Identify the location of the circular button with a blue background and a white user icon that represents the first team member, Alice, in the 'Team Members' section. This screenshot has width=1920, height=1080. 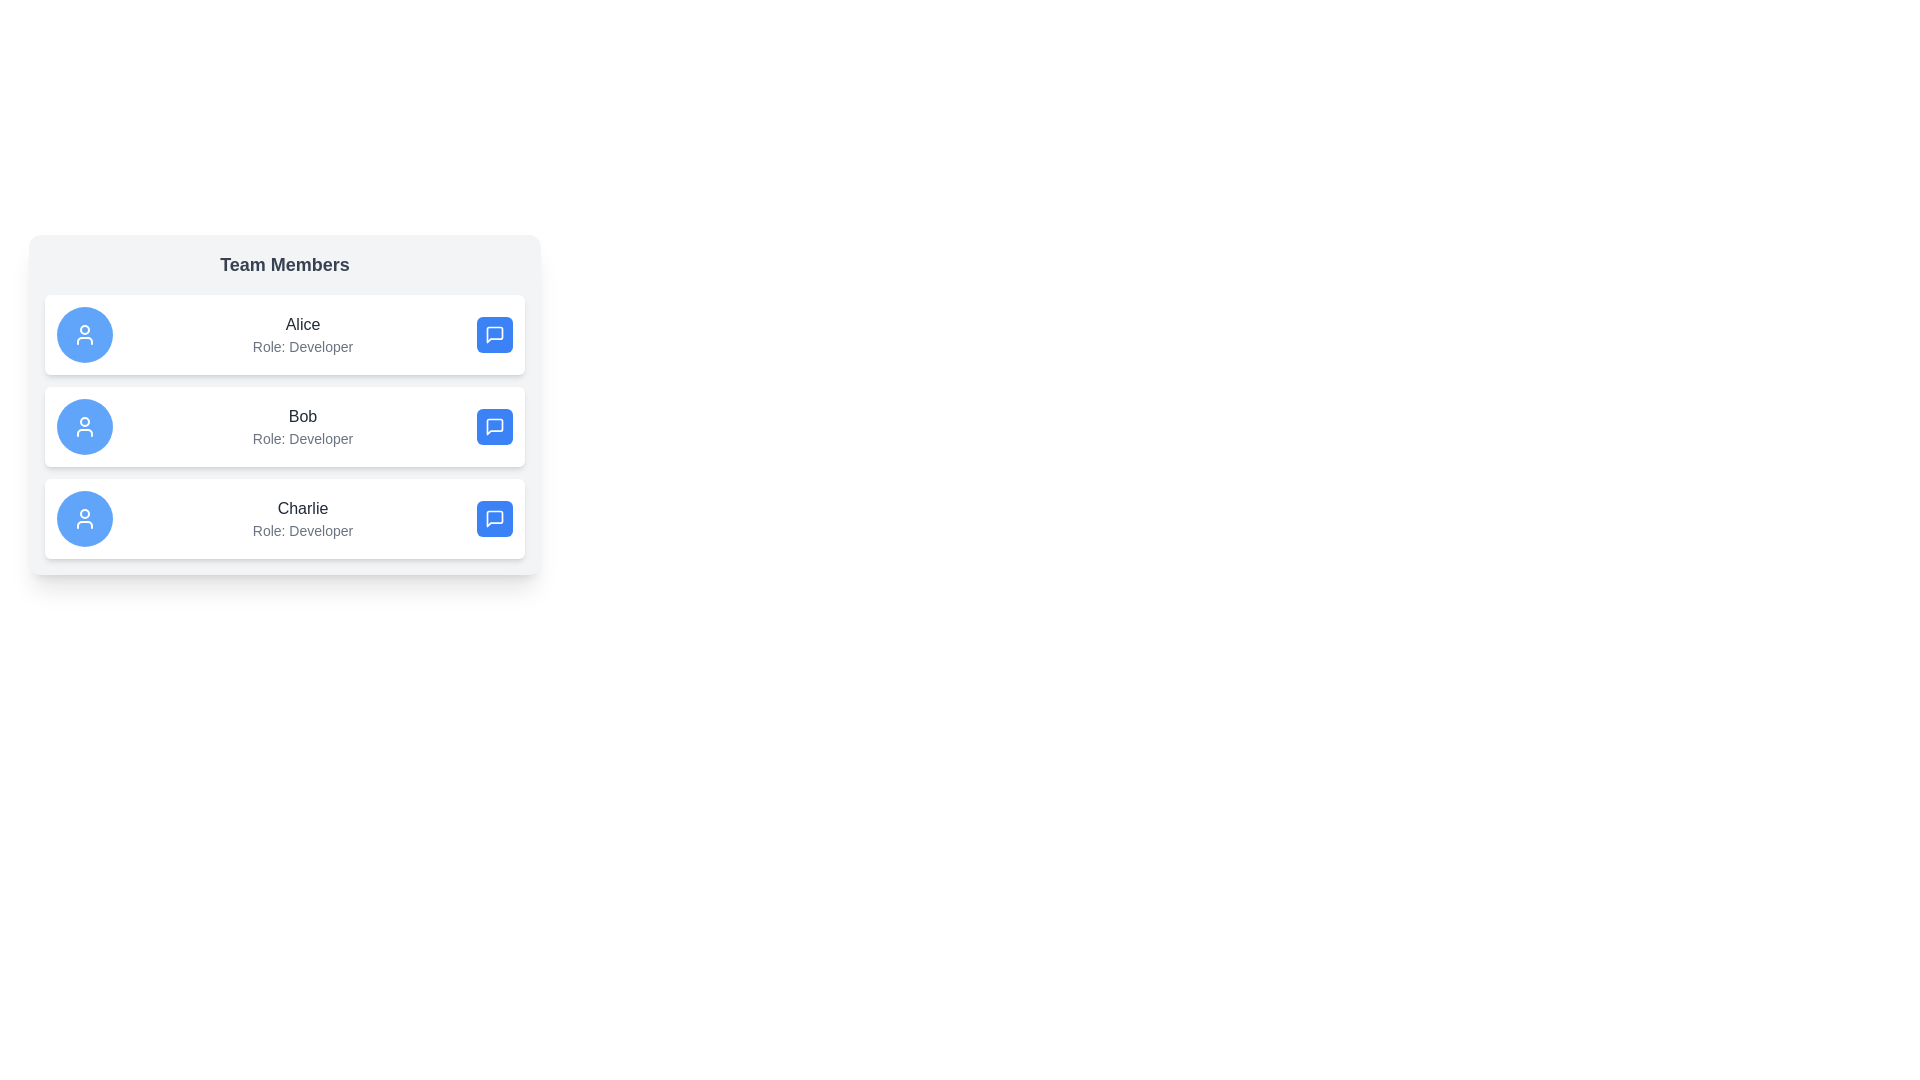
(84, 334).